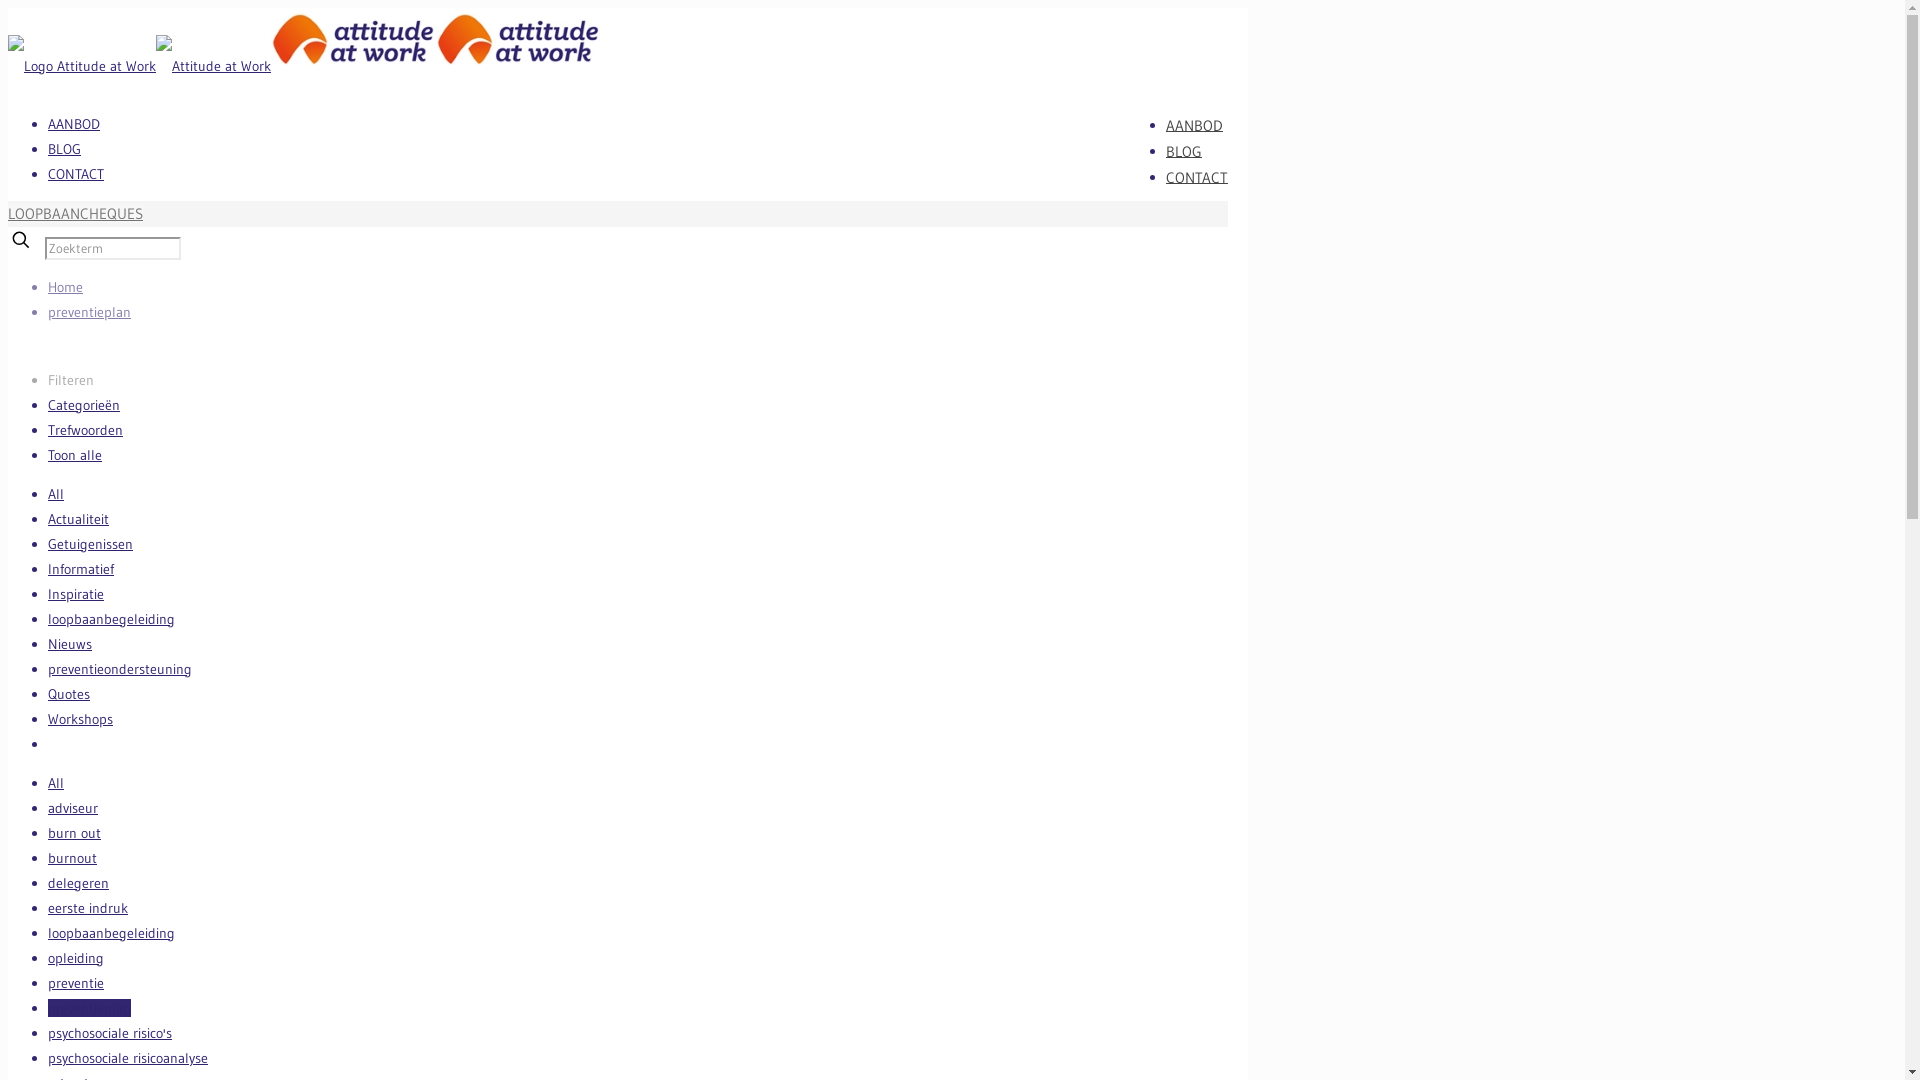 The height and width of the screenshot is (1080, 1920). I want to click on 'burn out', so click(74, 833).